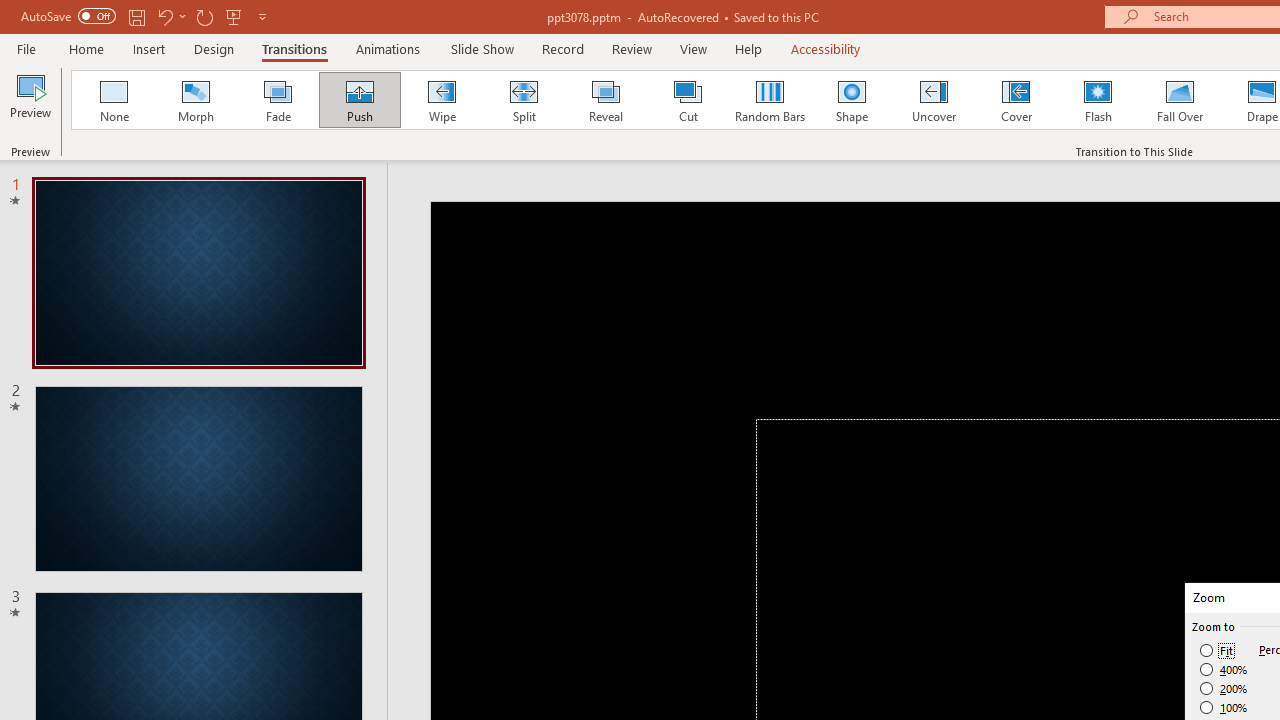  I want to click on 'Push', so click(359, 100).